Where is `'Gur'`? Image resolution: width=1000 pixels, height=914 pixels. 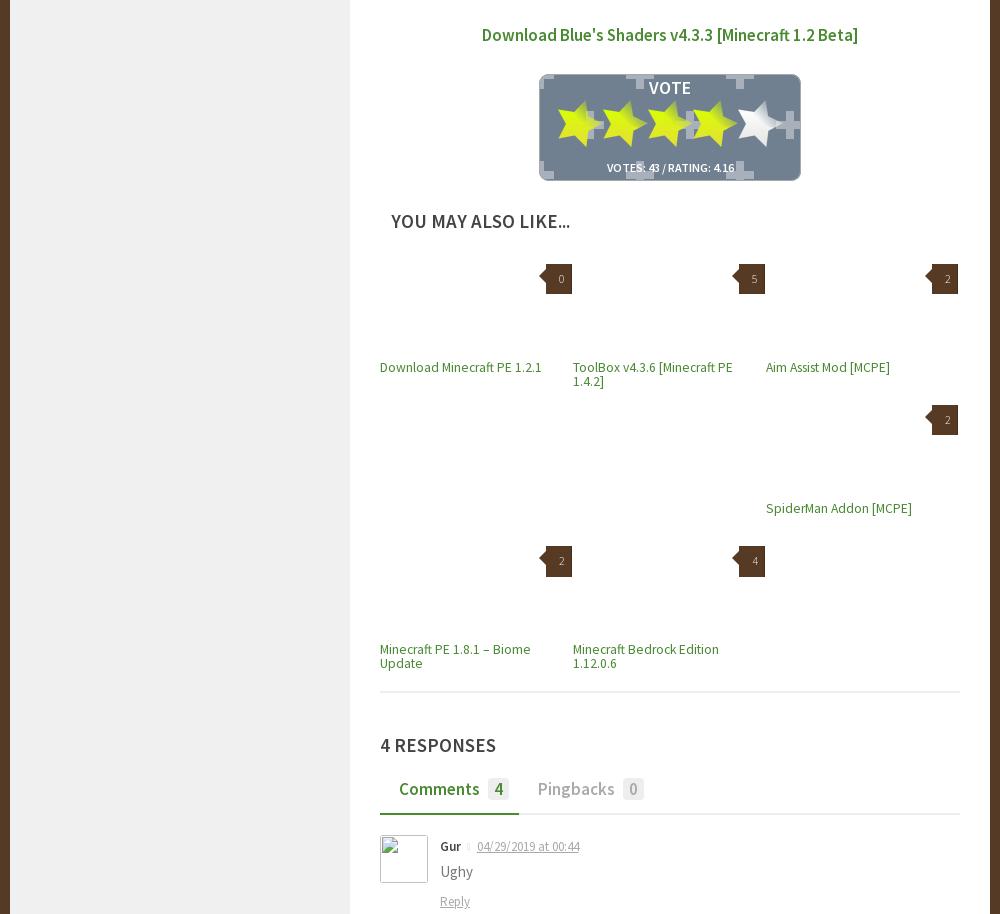
'Gur' is located at coordinates (439, 845).